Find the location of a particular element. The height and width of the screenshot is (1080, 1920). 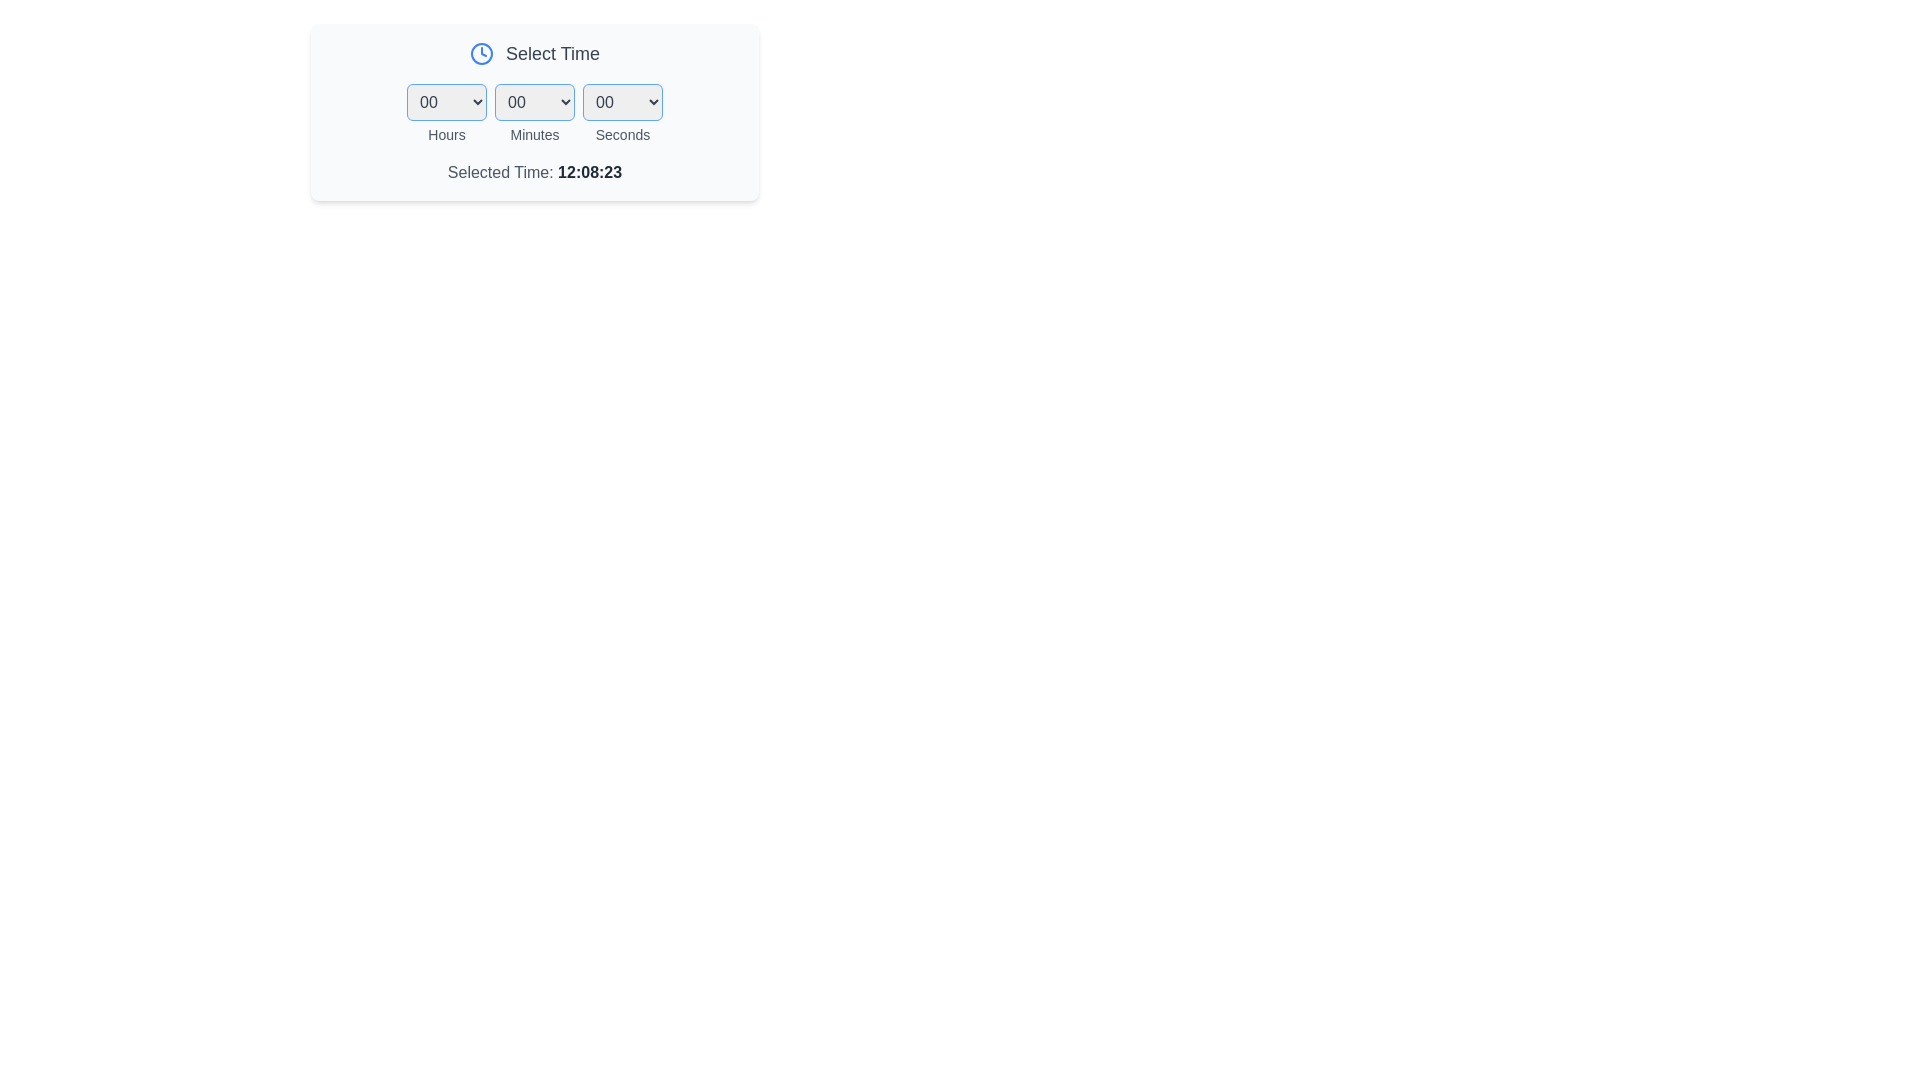

an hour value from the dropdown menu located at the first position of the trio of dropdown boxes for time input is located at coordinates (445, 114).